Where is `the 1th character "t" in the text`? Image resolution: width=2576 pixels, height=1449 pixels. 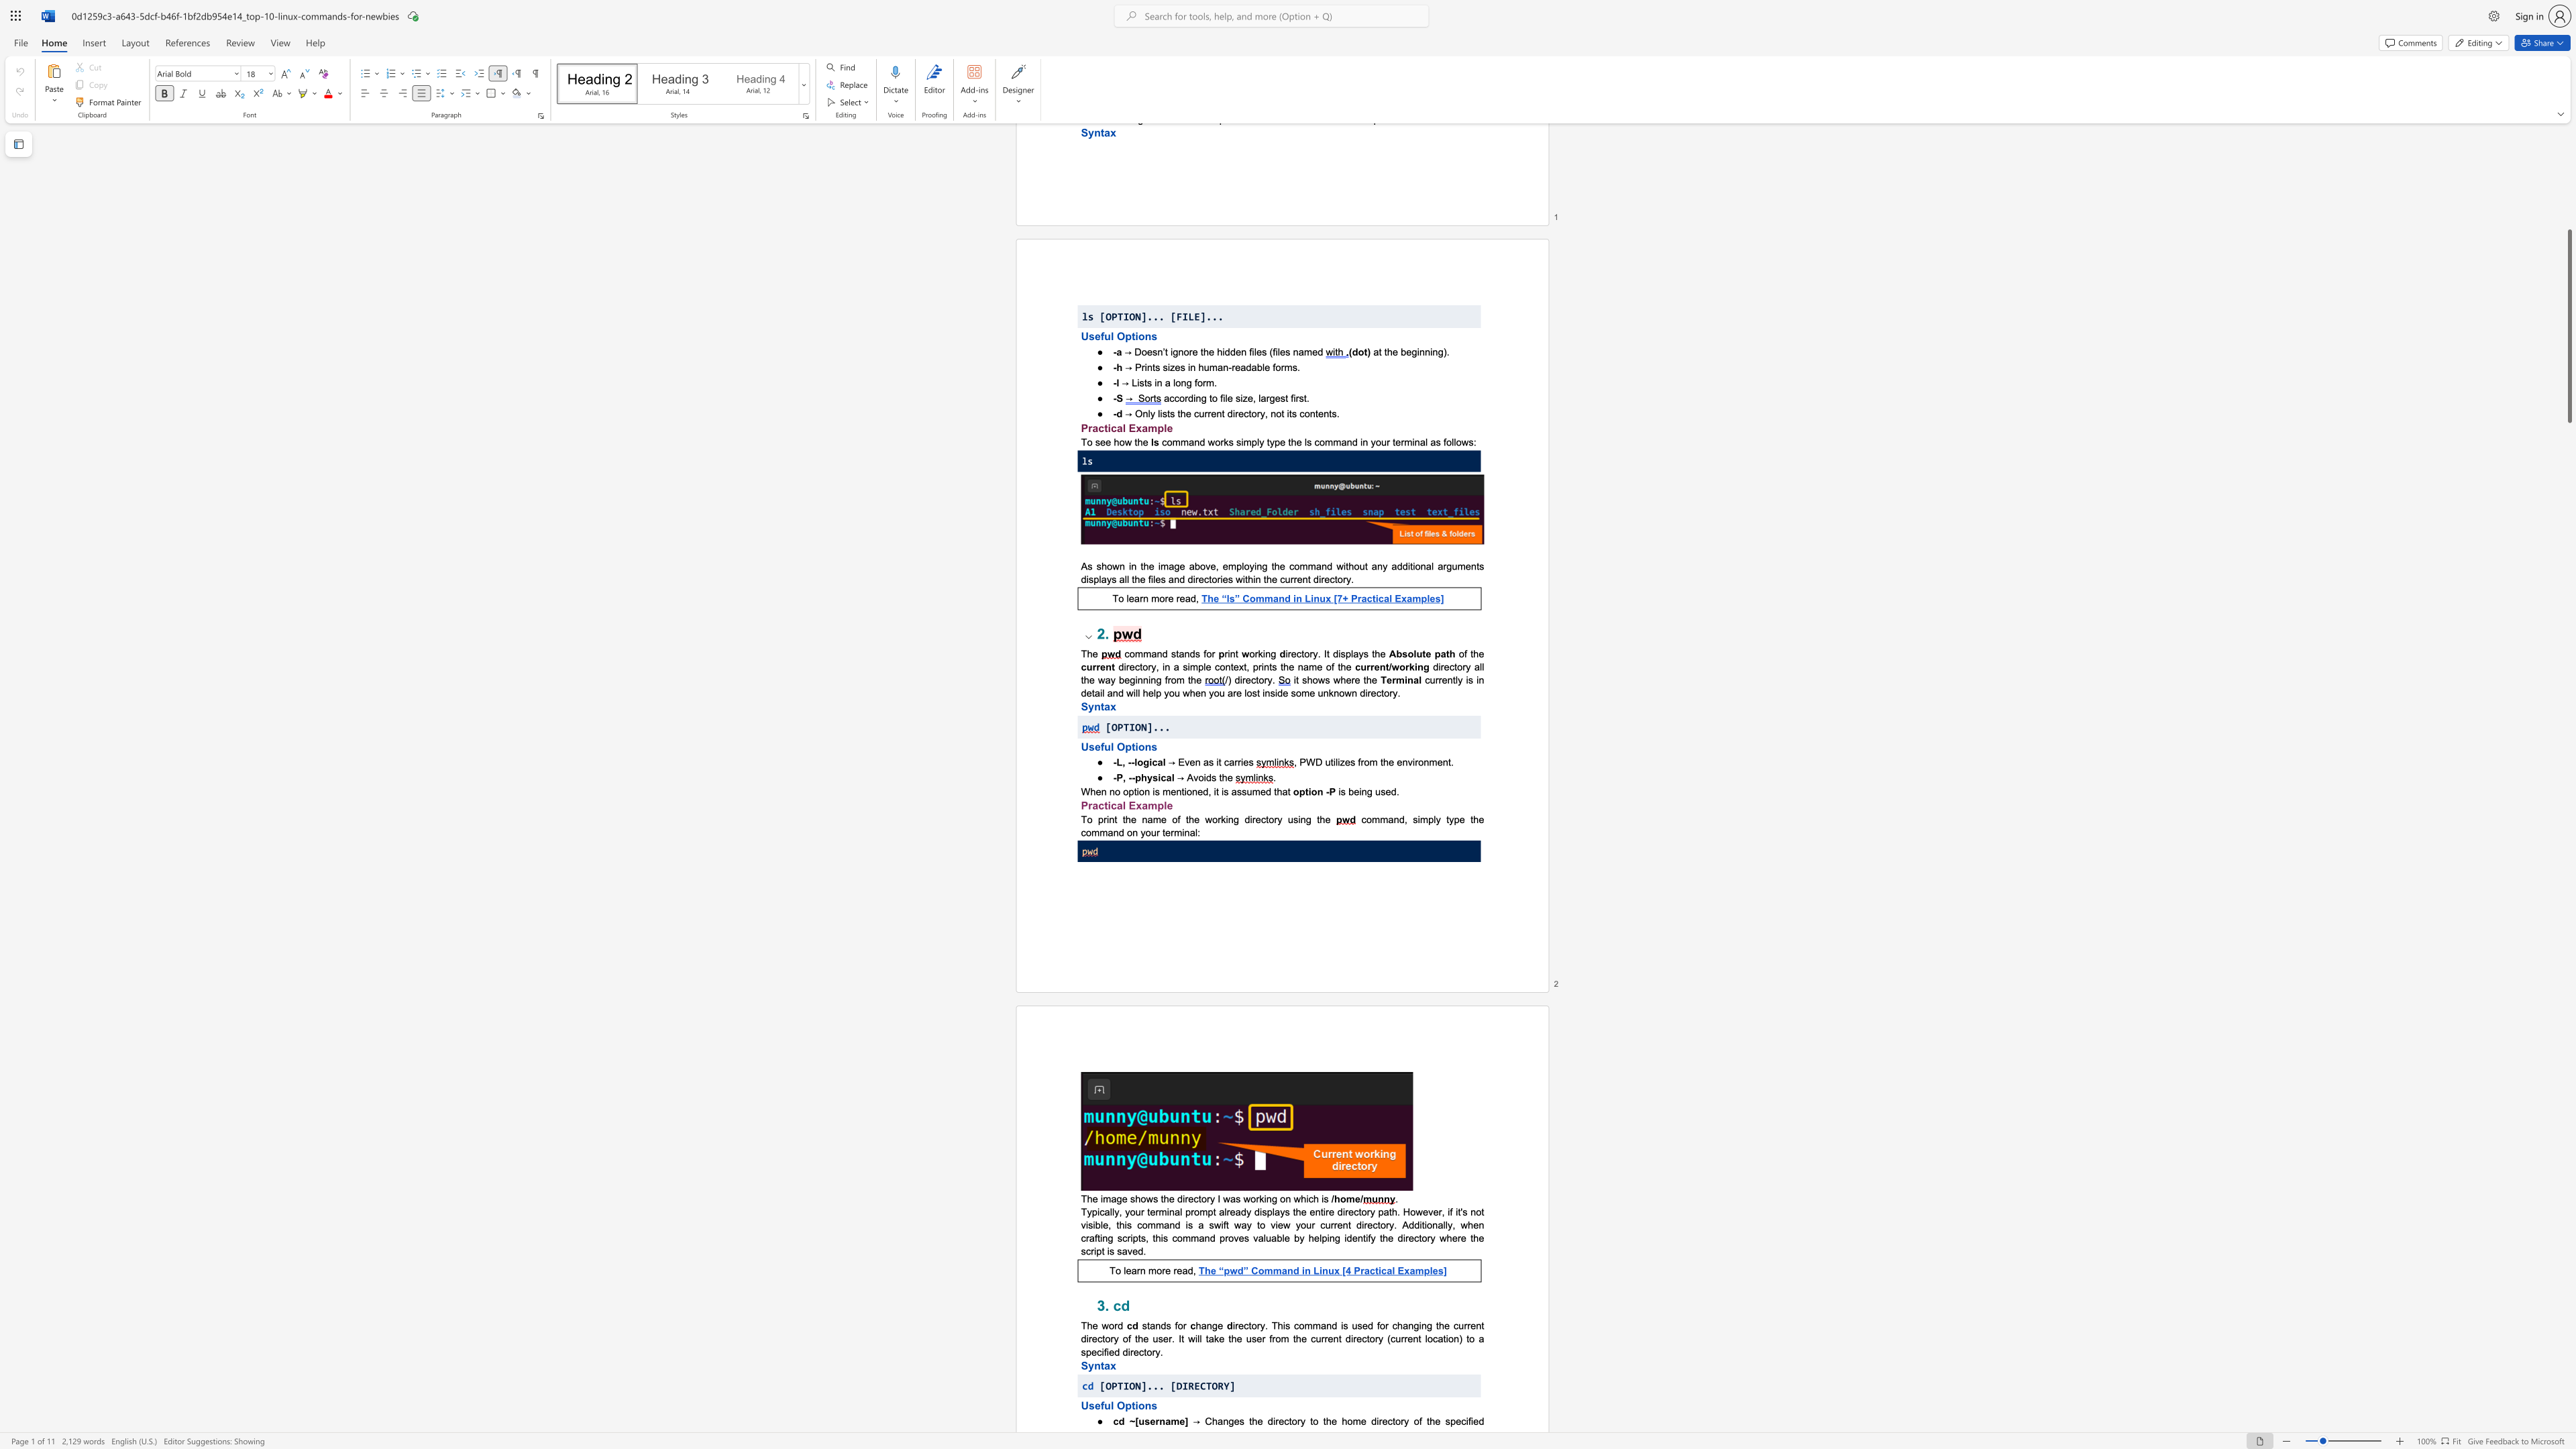
the 1th character "t" in the text is located at coordinates (1132, 1404).